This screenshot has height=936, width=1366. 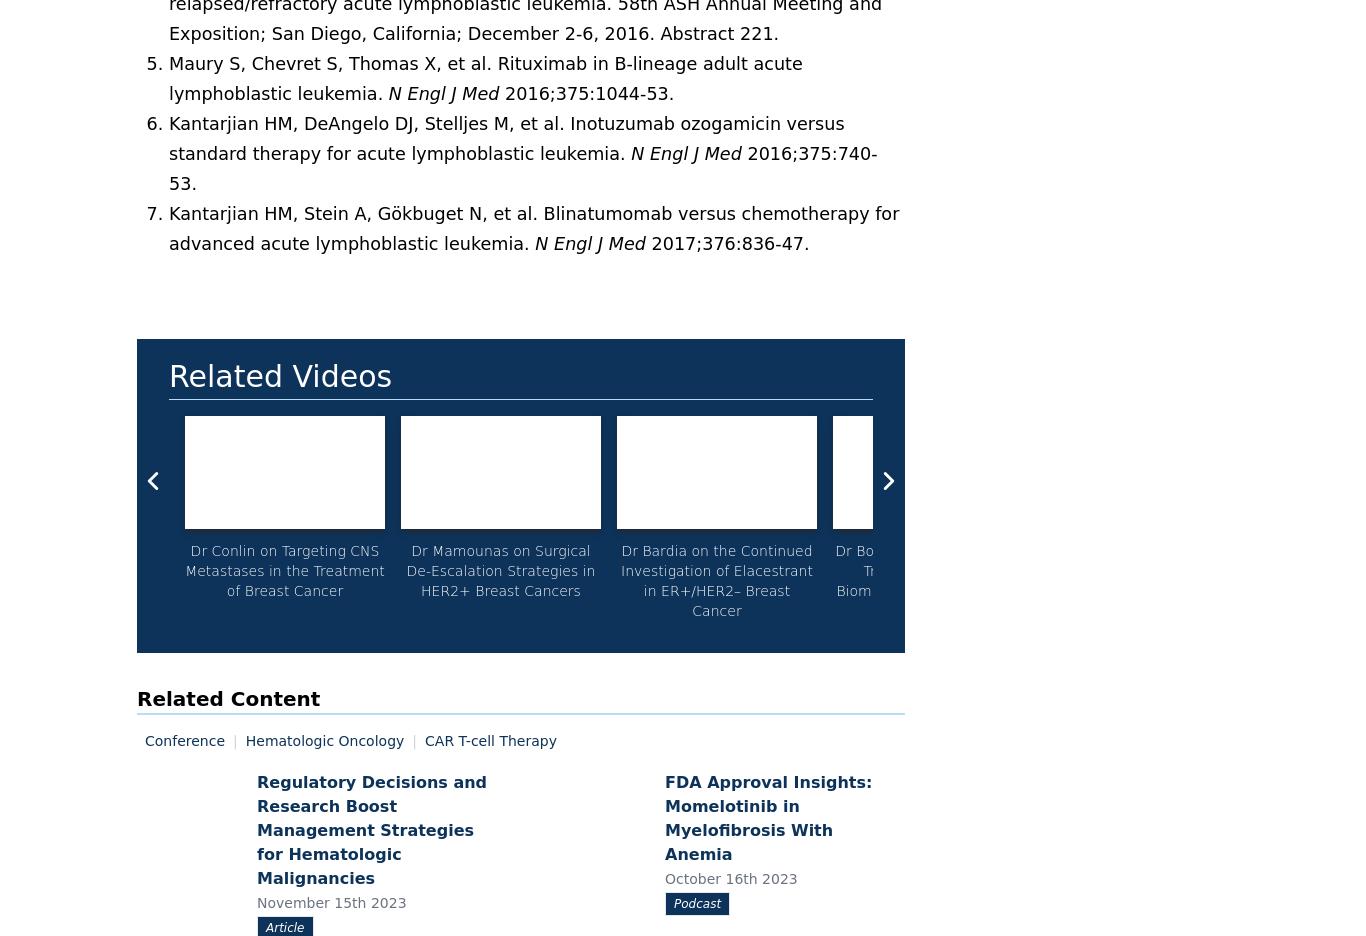 I want to click on 'Dr Liu on the Benefits of Biomarker Testing in NSCLC', so click(x=1148, y=559).